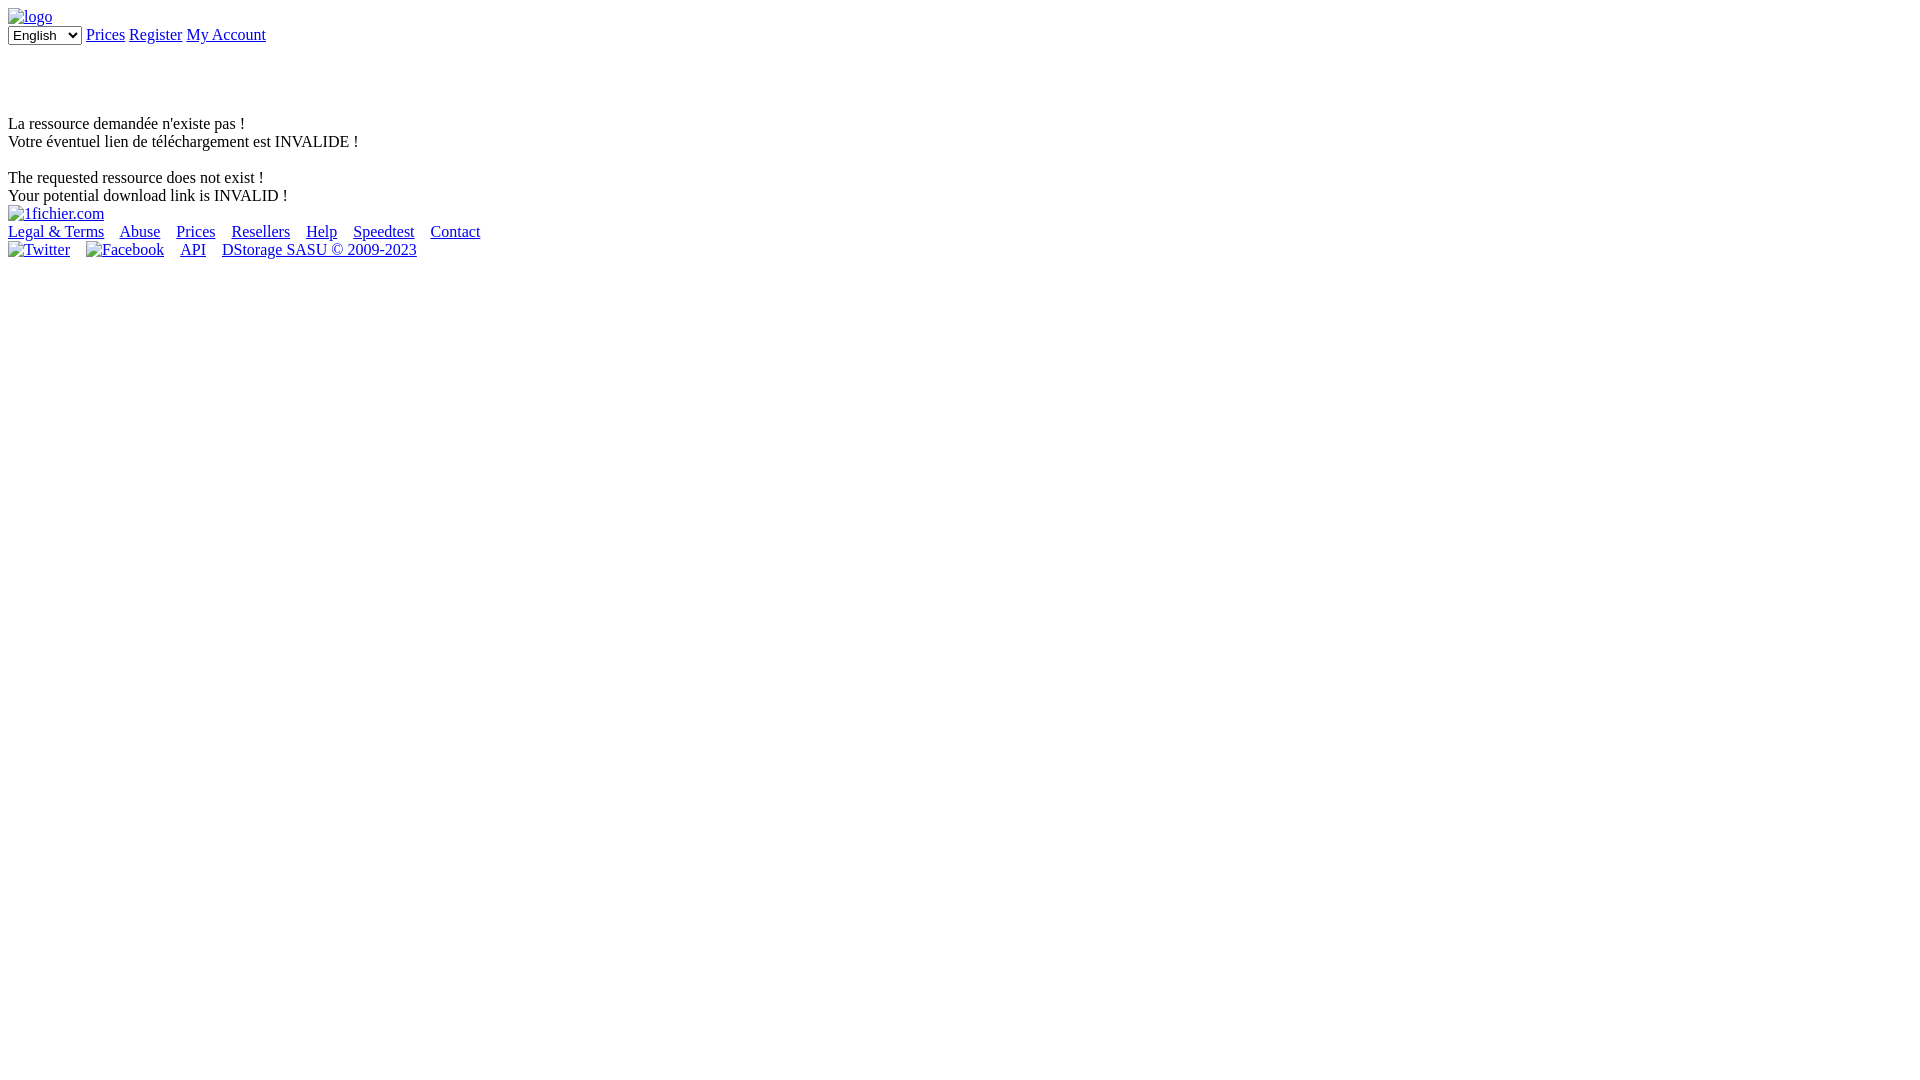 Image resolution: width=1920 pixels, height=1080 pixels. What do you see at coordinates (321, 230) in the screenshot?
I see `'Help'` at bounding box center [321, 230].